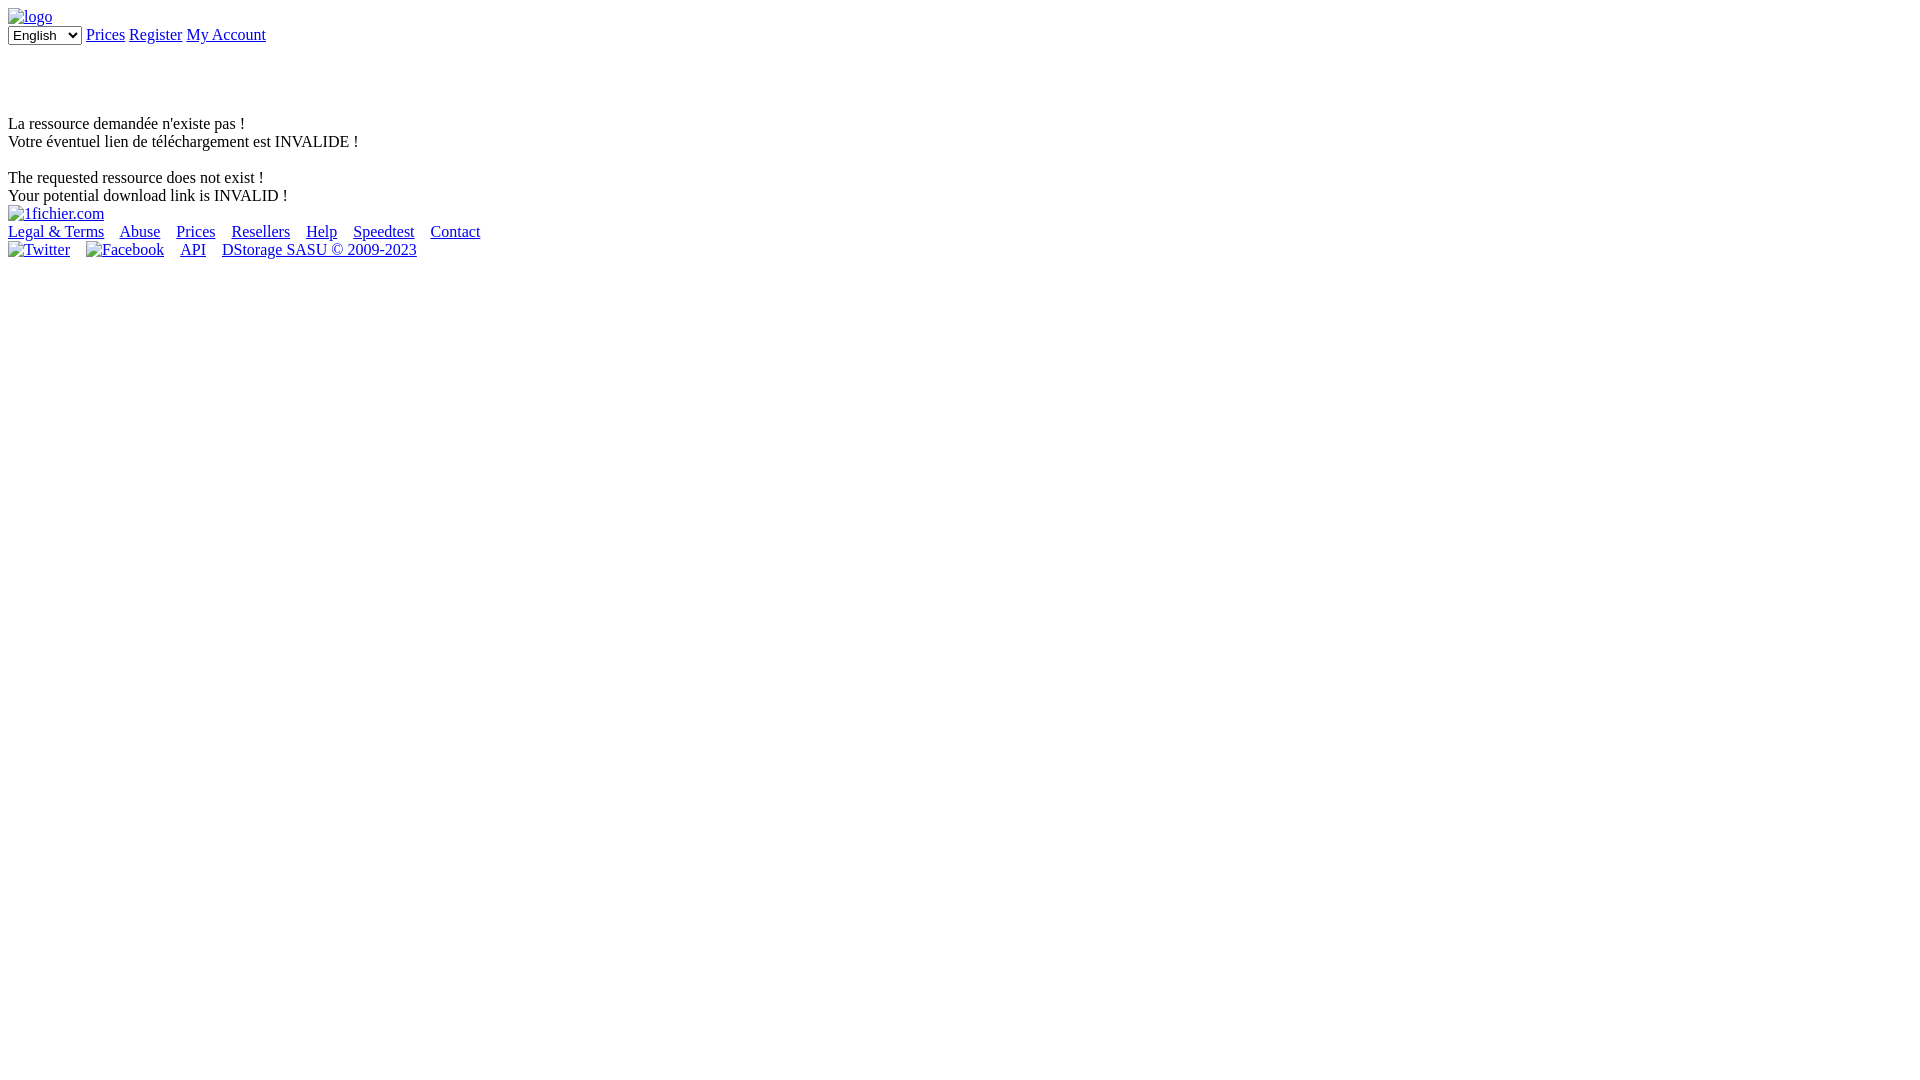 Image resolution: width=1920 pixels, height=1080 pixels. What do you see at coordinates (321, 230) in the screenshot?
I see `'Help'` at bounding box center [321, 230].